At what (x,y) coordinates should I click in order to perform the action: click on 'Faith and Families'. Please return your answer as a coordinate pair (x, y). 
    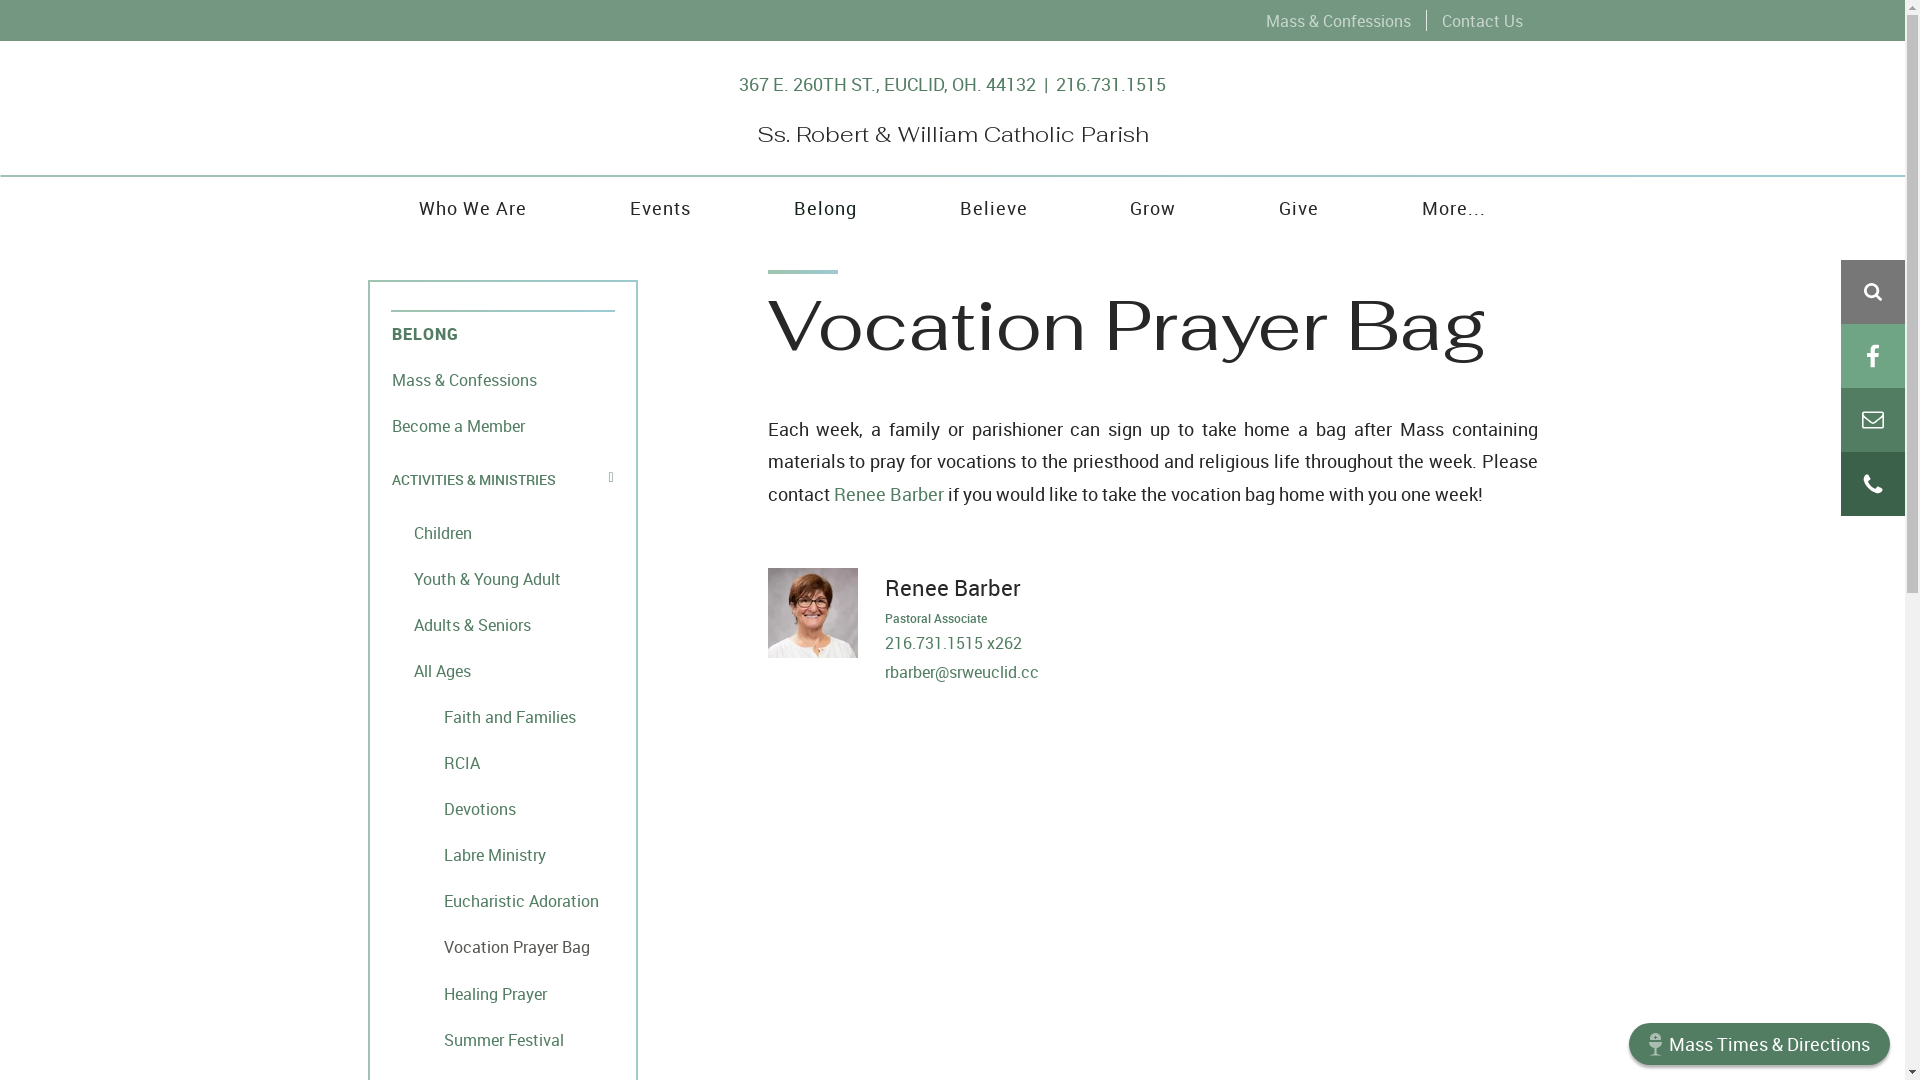
    Looking at the image, I should click on (503, 715).